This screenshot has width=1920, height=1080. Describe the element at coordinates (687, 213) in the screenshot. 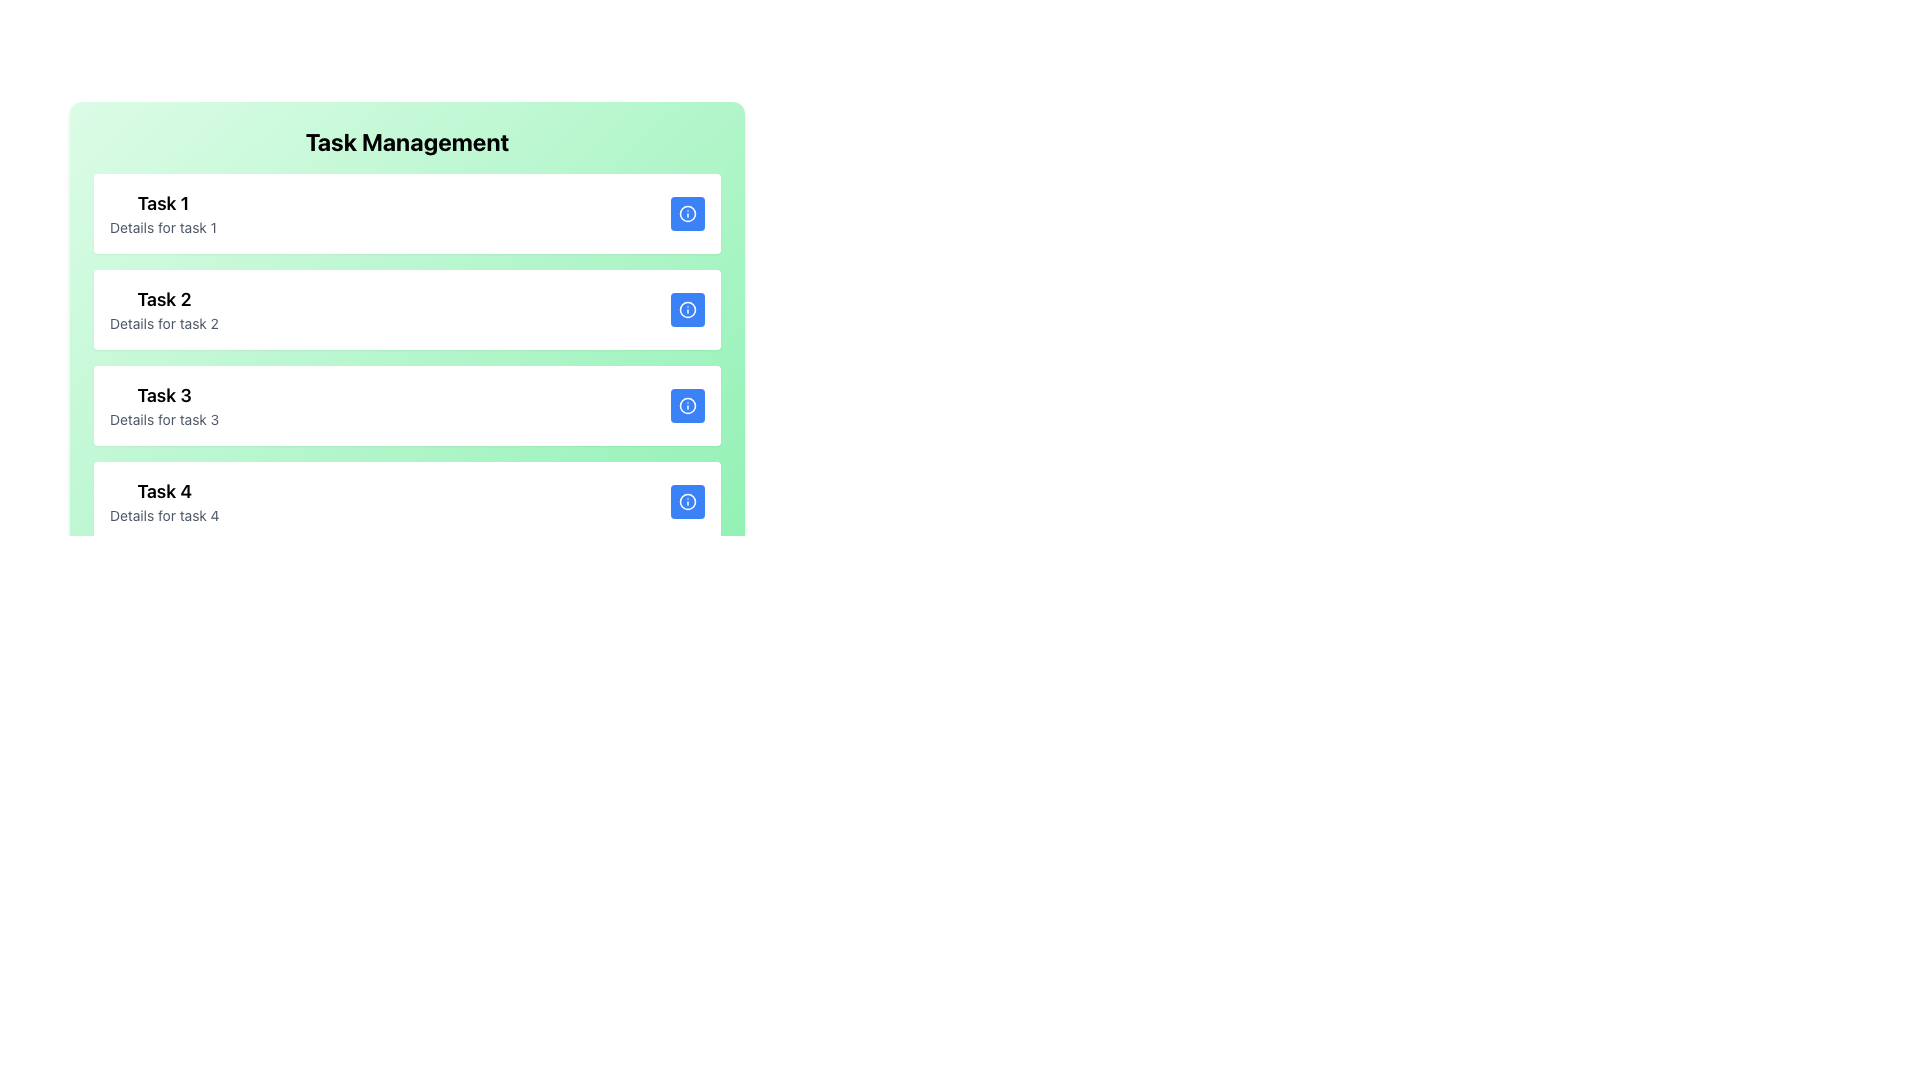

I see `the interactive button with an informational icon` at that location.